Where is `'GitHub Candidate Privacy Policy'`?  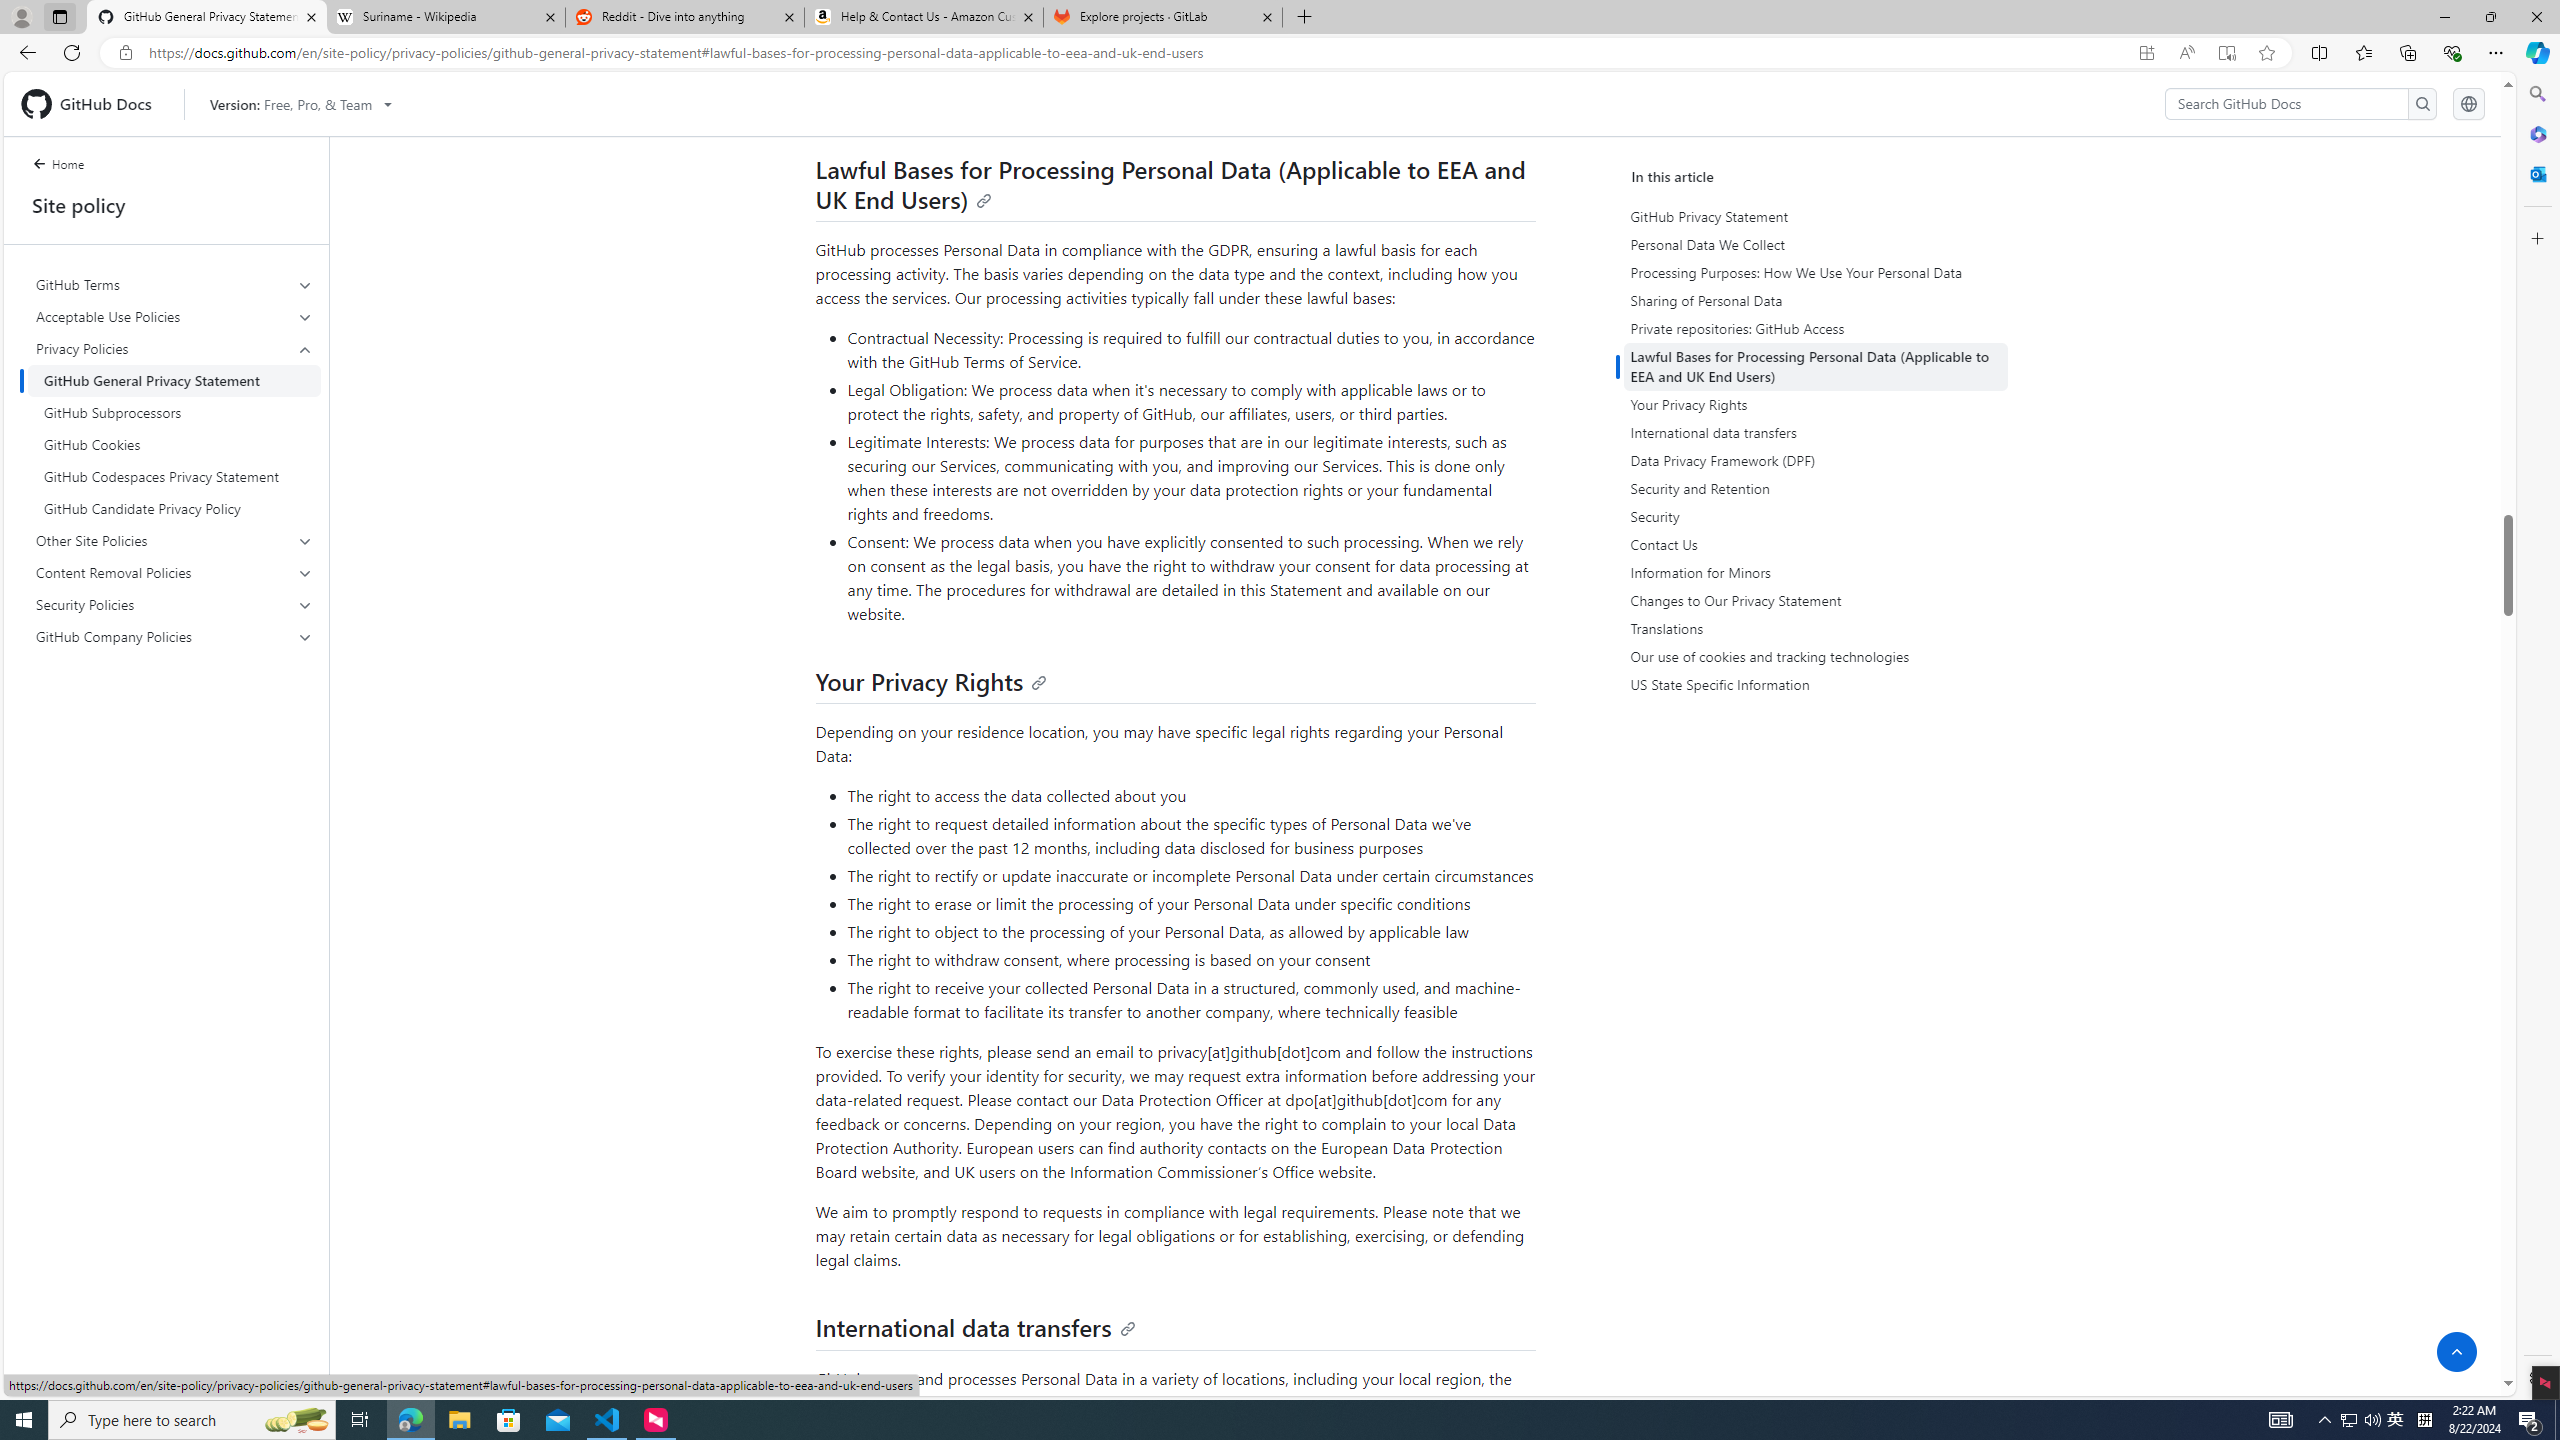
'GitHub Candidate Privacy Policy' is located at coordinates (174, 509).